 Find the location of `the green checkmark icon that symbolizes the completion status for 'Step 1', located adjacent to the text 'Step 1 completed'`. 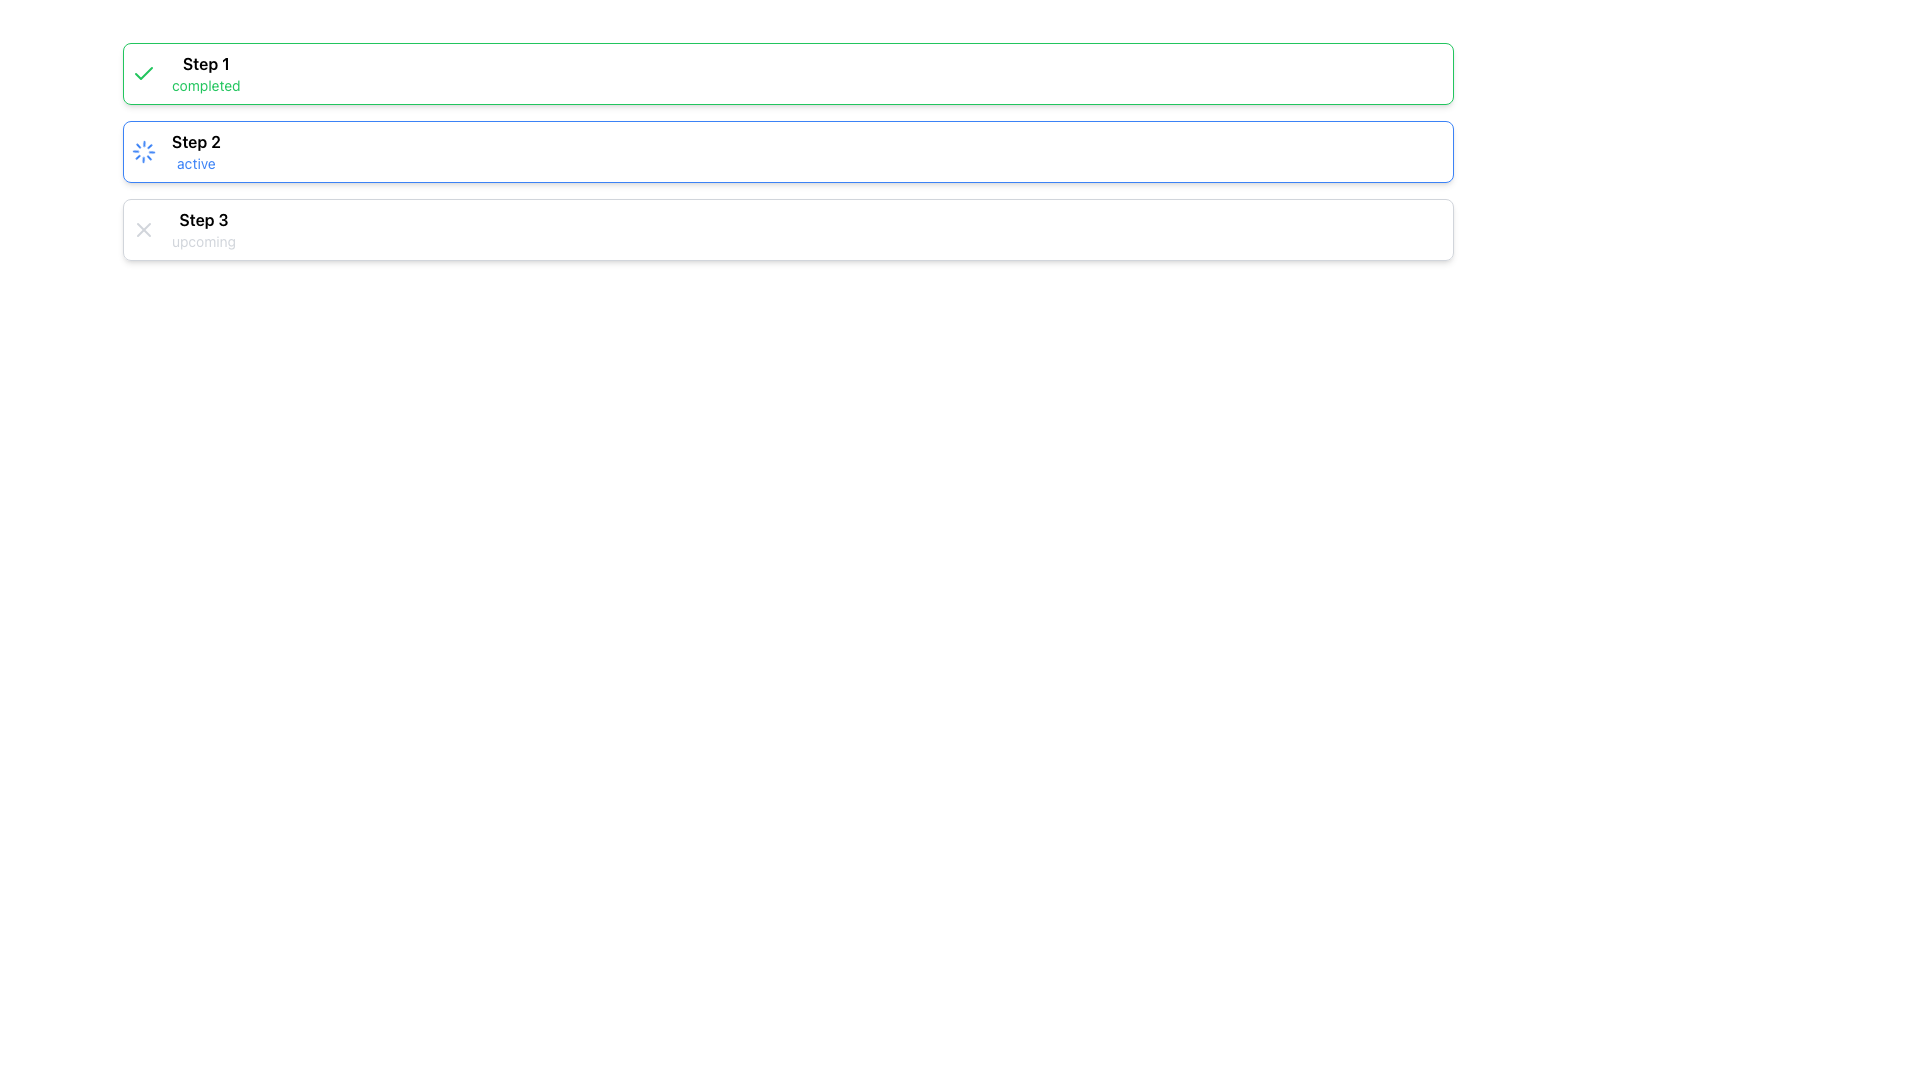

the green checkmark icon that symbolizes the completion status for 'Step 1', located adjacent to the text 'Step 1 completed' is located at coordinates (143, 72).